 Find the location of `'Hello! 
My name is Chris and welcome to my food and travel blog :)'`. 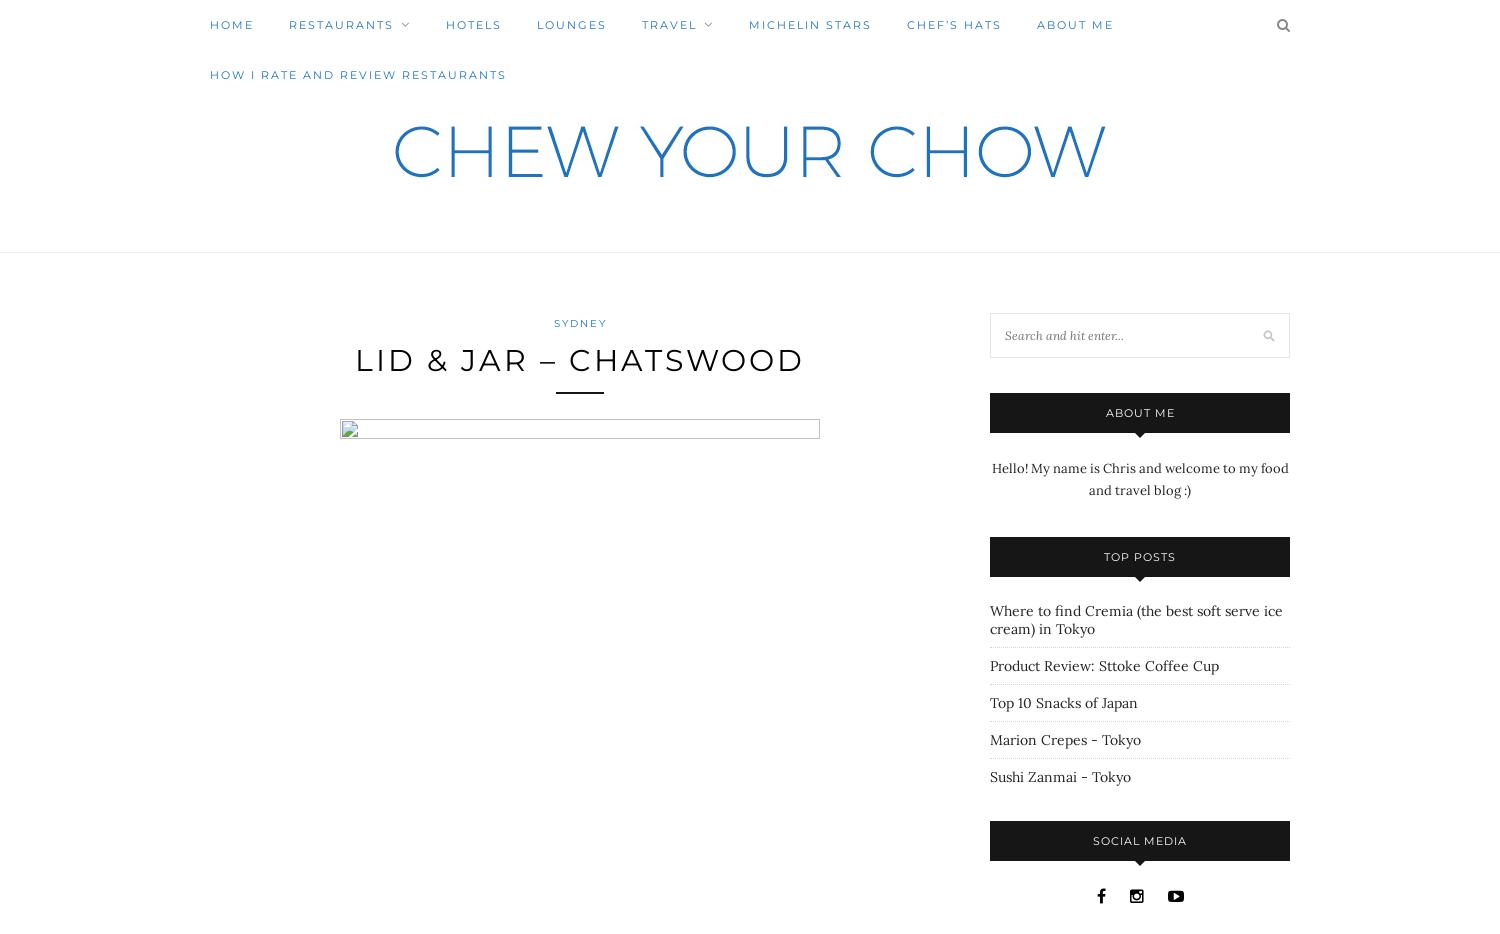

'Hello! 
My name is Chris and welcome to my food and travel blog :)' is located at coordinates (1139, 478).